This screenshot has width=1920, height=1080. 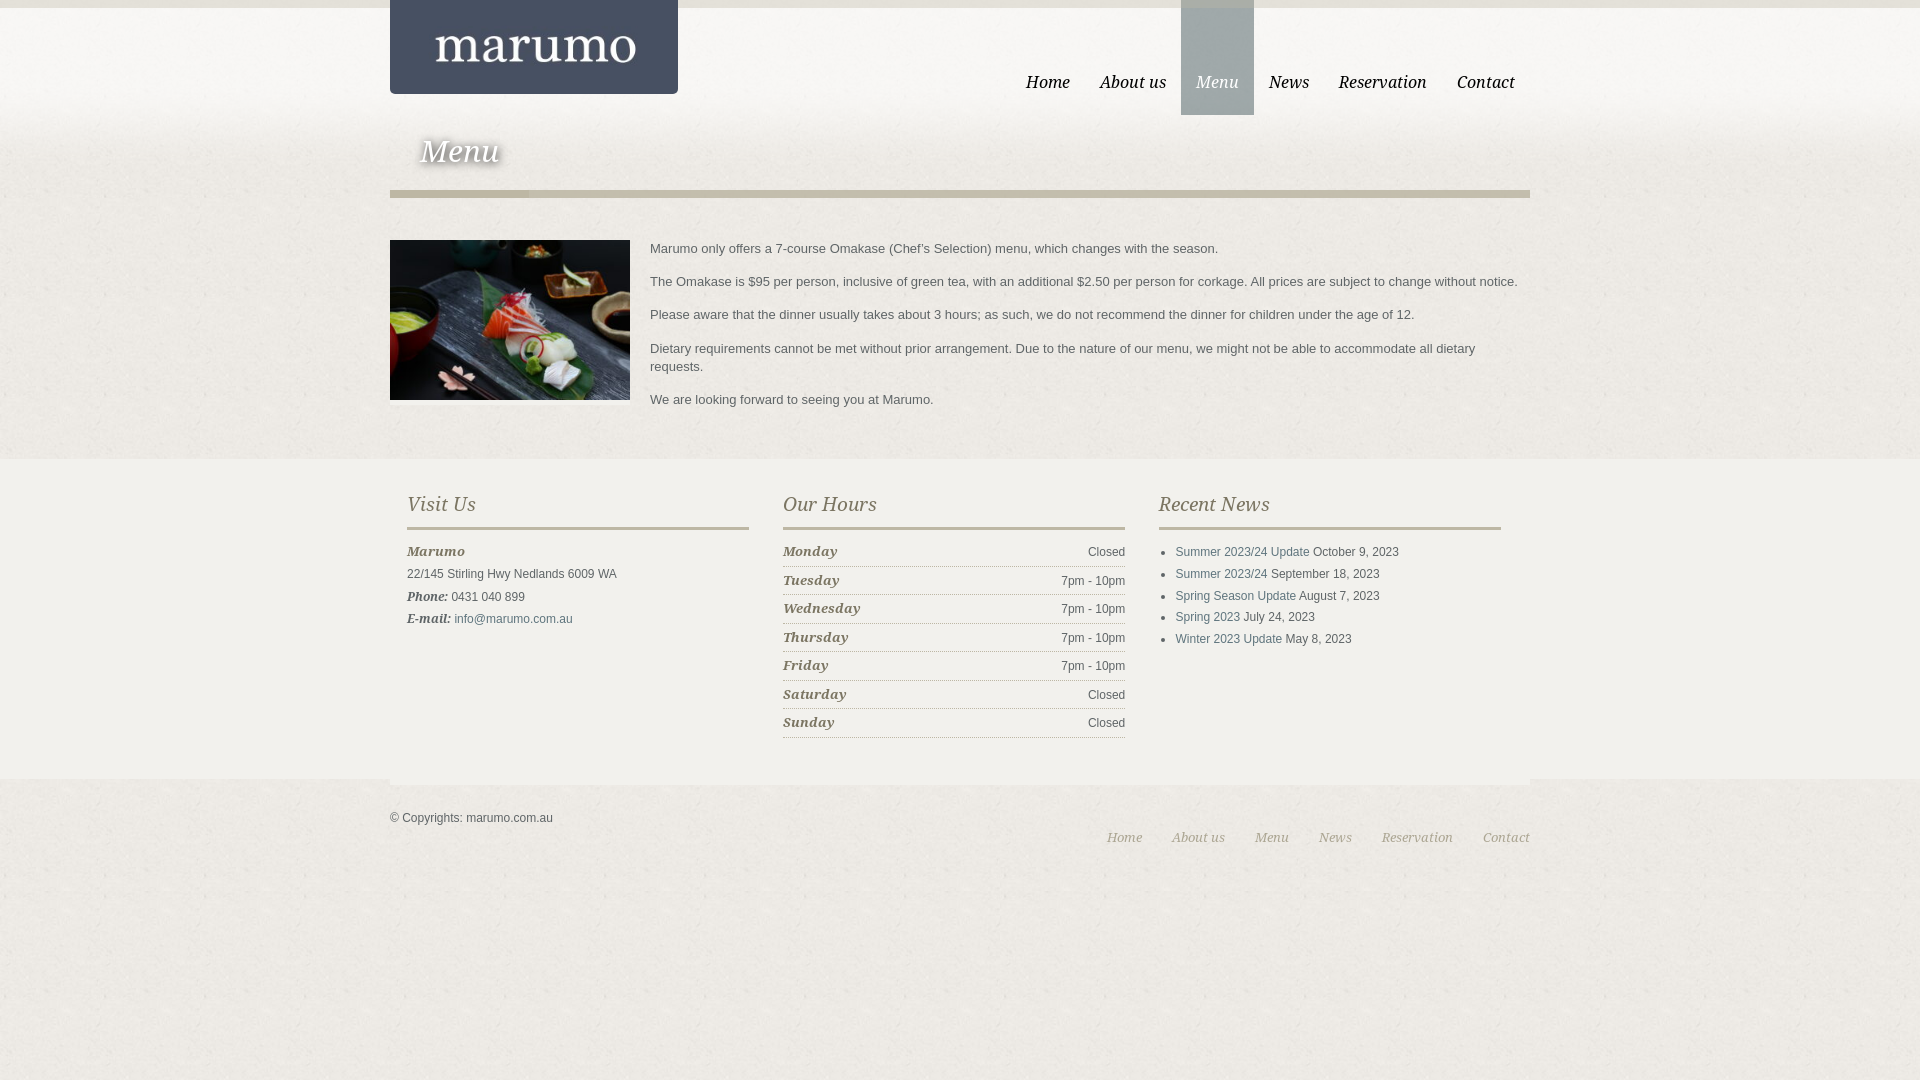 What do you see at coordinates (1252, 56) in the screenshot?
I see `'News'` at bounding box center [1252, 56].